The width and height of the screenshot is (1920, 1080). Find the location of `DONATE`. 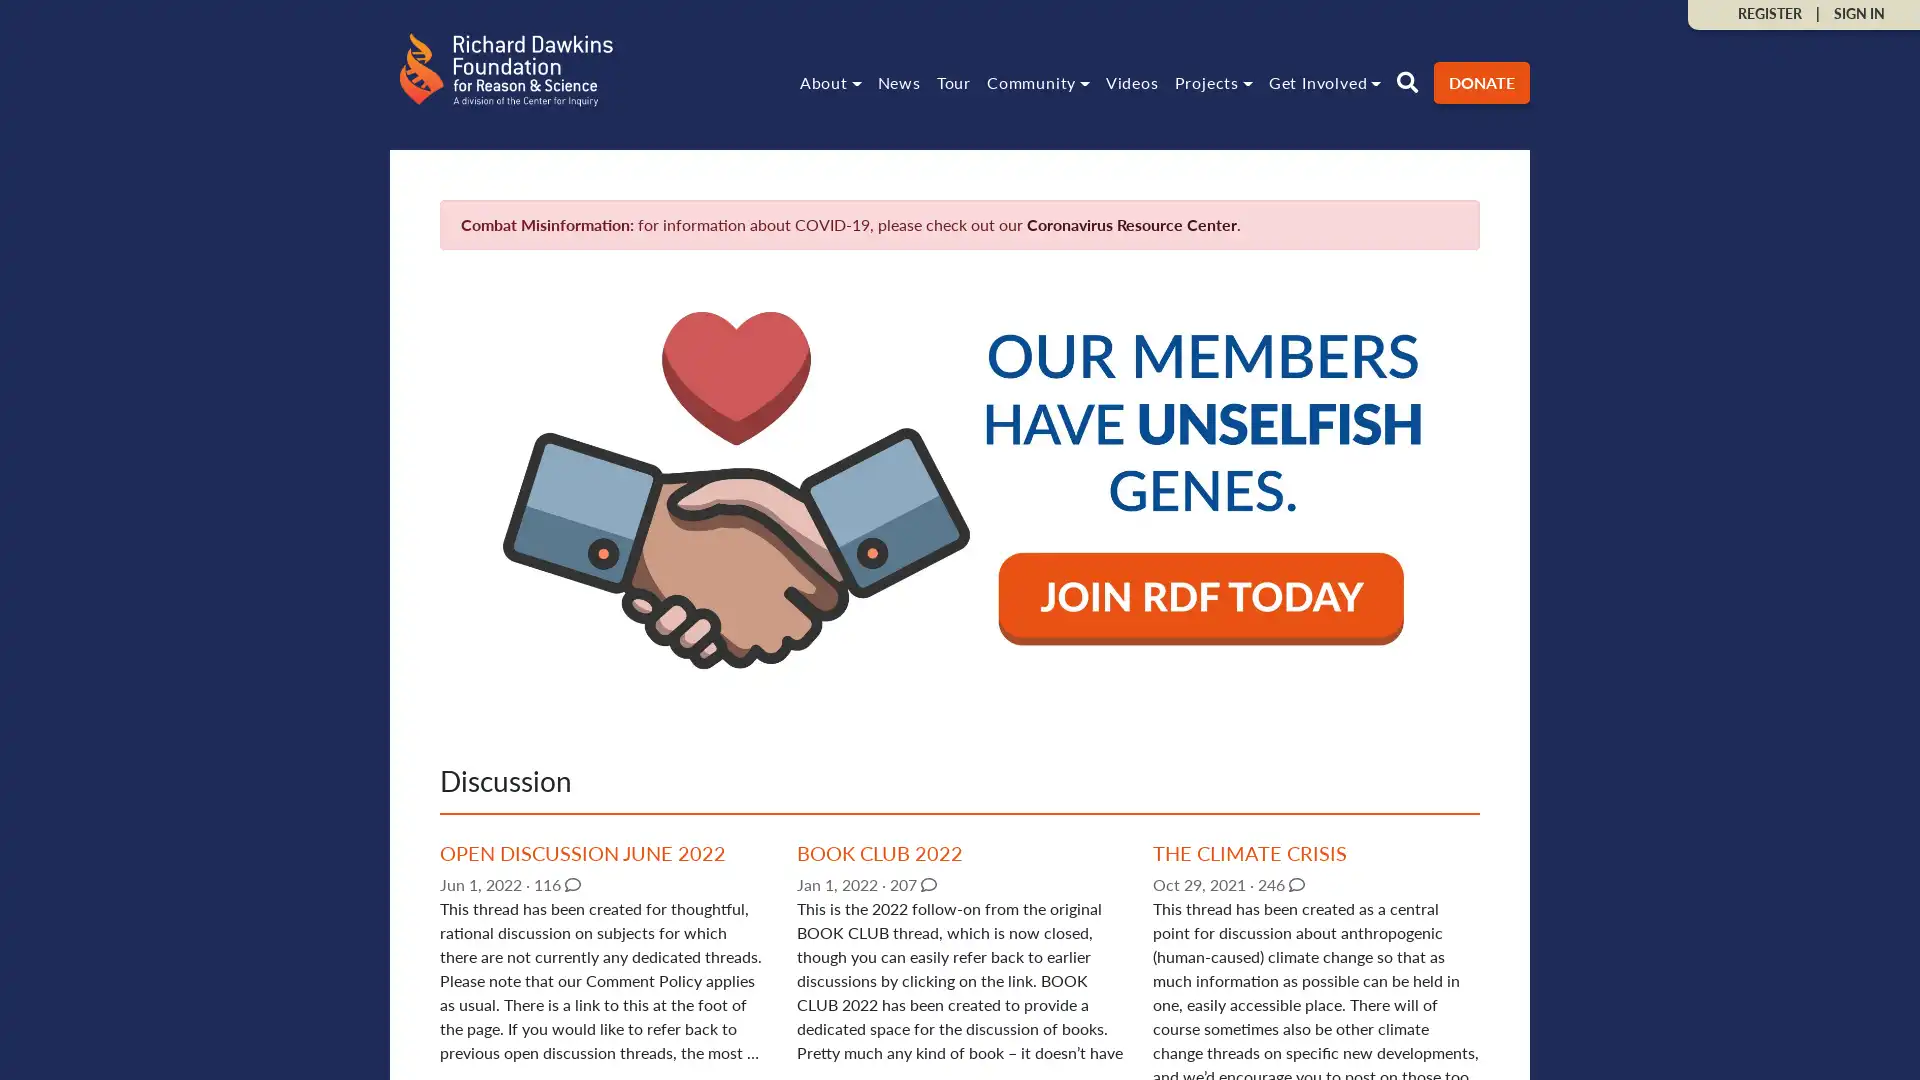

DONATE is located at coordinates (1482, 80).